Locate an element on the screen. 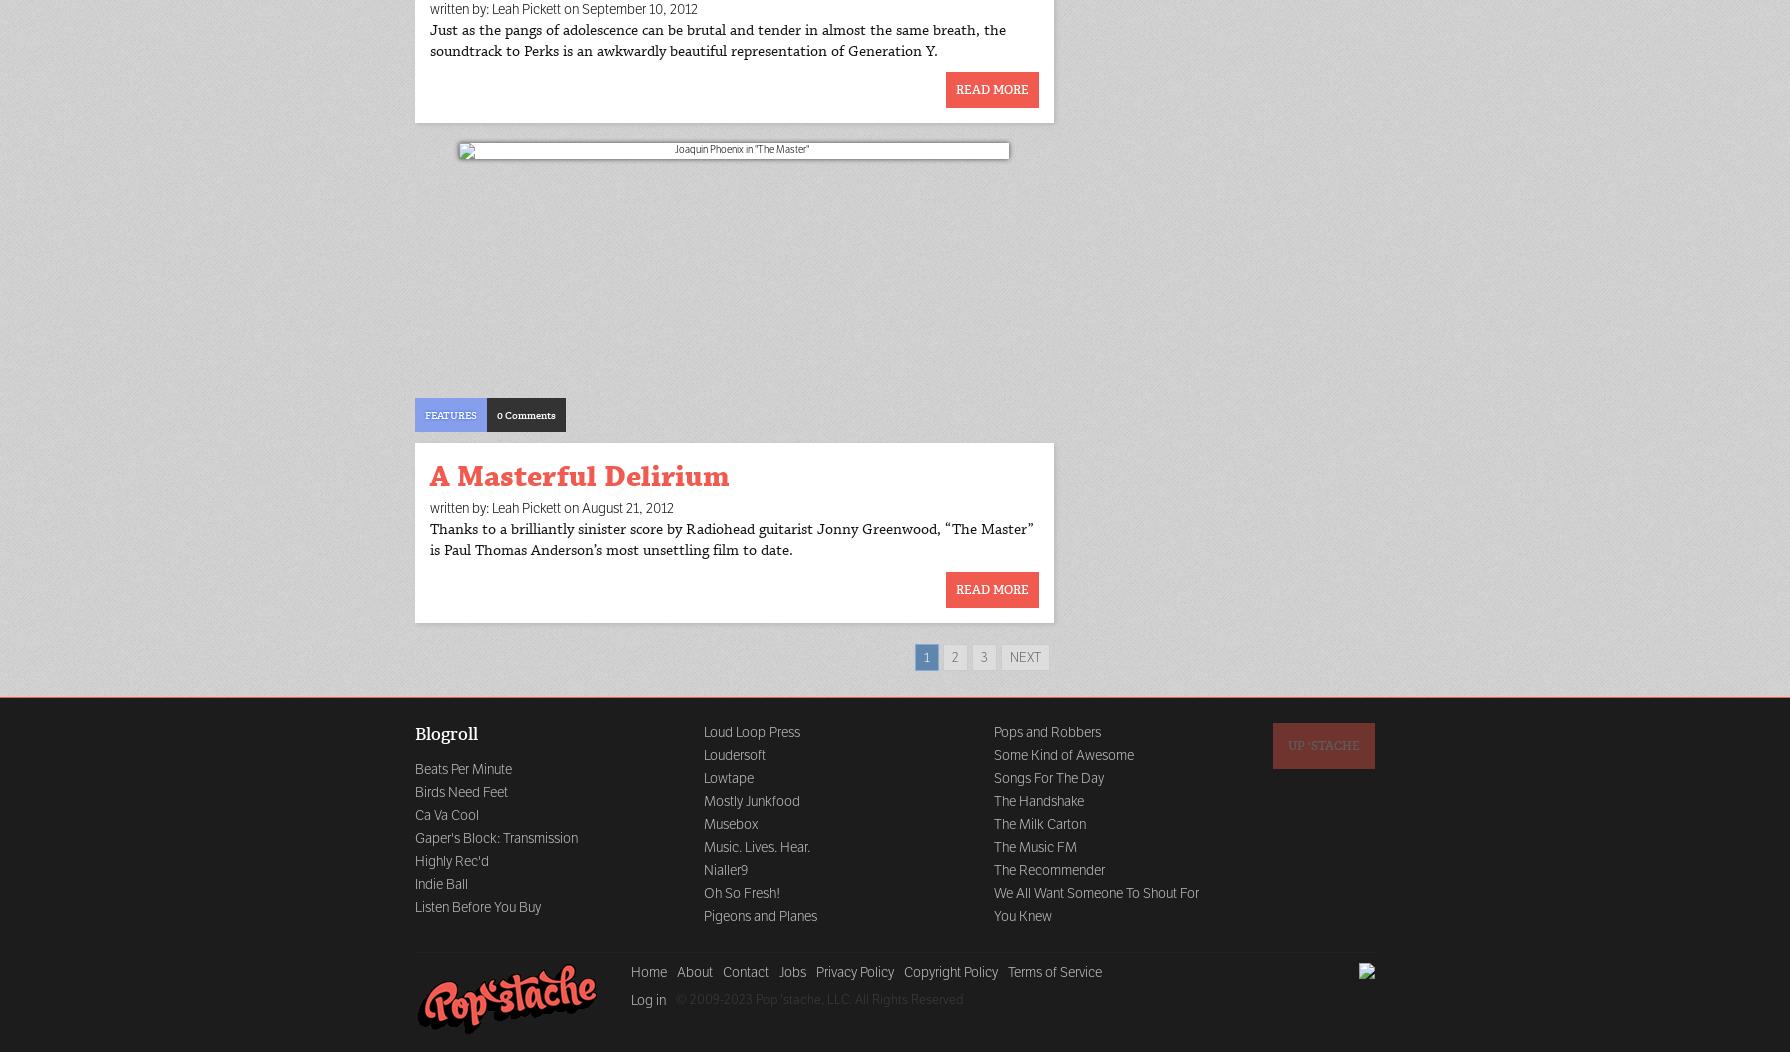 This screenshot has width=1790, height=1052. 'Loud Loop Press' is located at coordinates (750, 731).